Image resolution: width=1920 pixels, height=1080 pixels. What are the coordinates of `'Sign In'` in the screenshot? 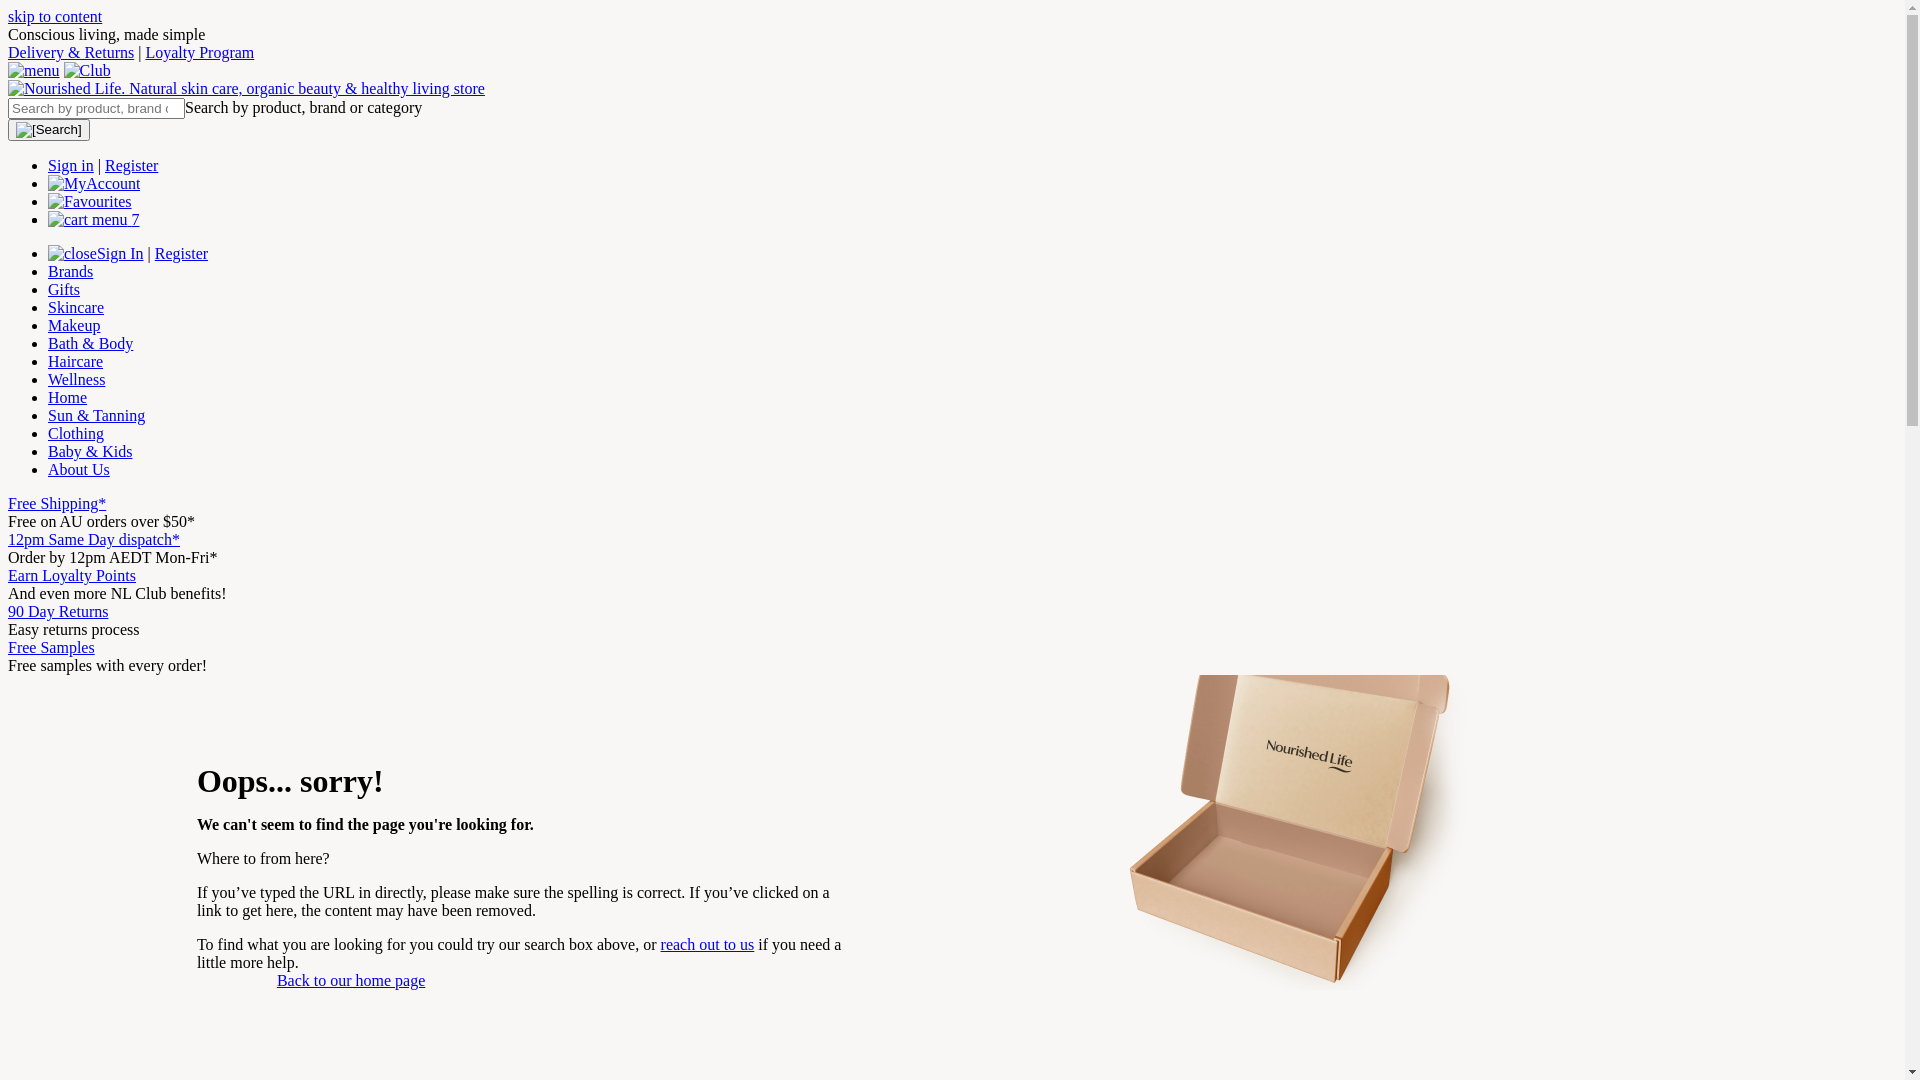 It's located at (119, 252).